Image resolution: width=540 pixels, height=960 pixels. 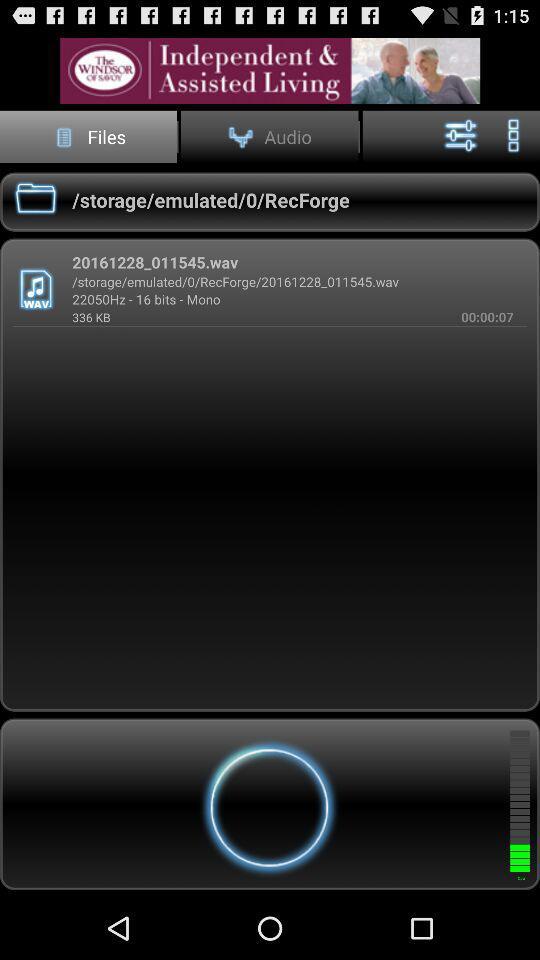 I want to click on advertisement, so click(x=270, y=71).